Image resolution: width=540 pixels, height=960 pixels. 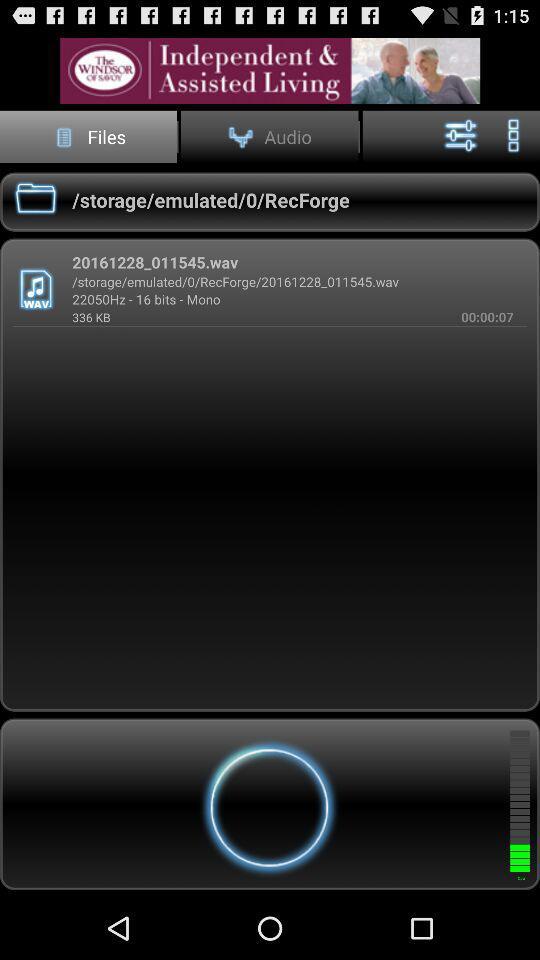 I want to click on advertisement, so click(x=270, y=71).